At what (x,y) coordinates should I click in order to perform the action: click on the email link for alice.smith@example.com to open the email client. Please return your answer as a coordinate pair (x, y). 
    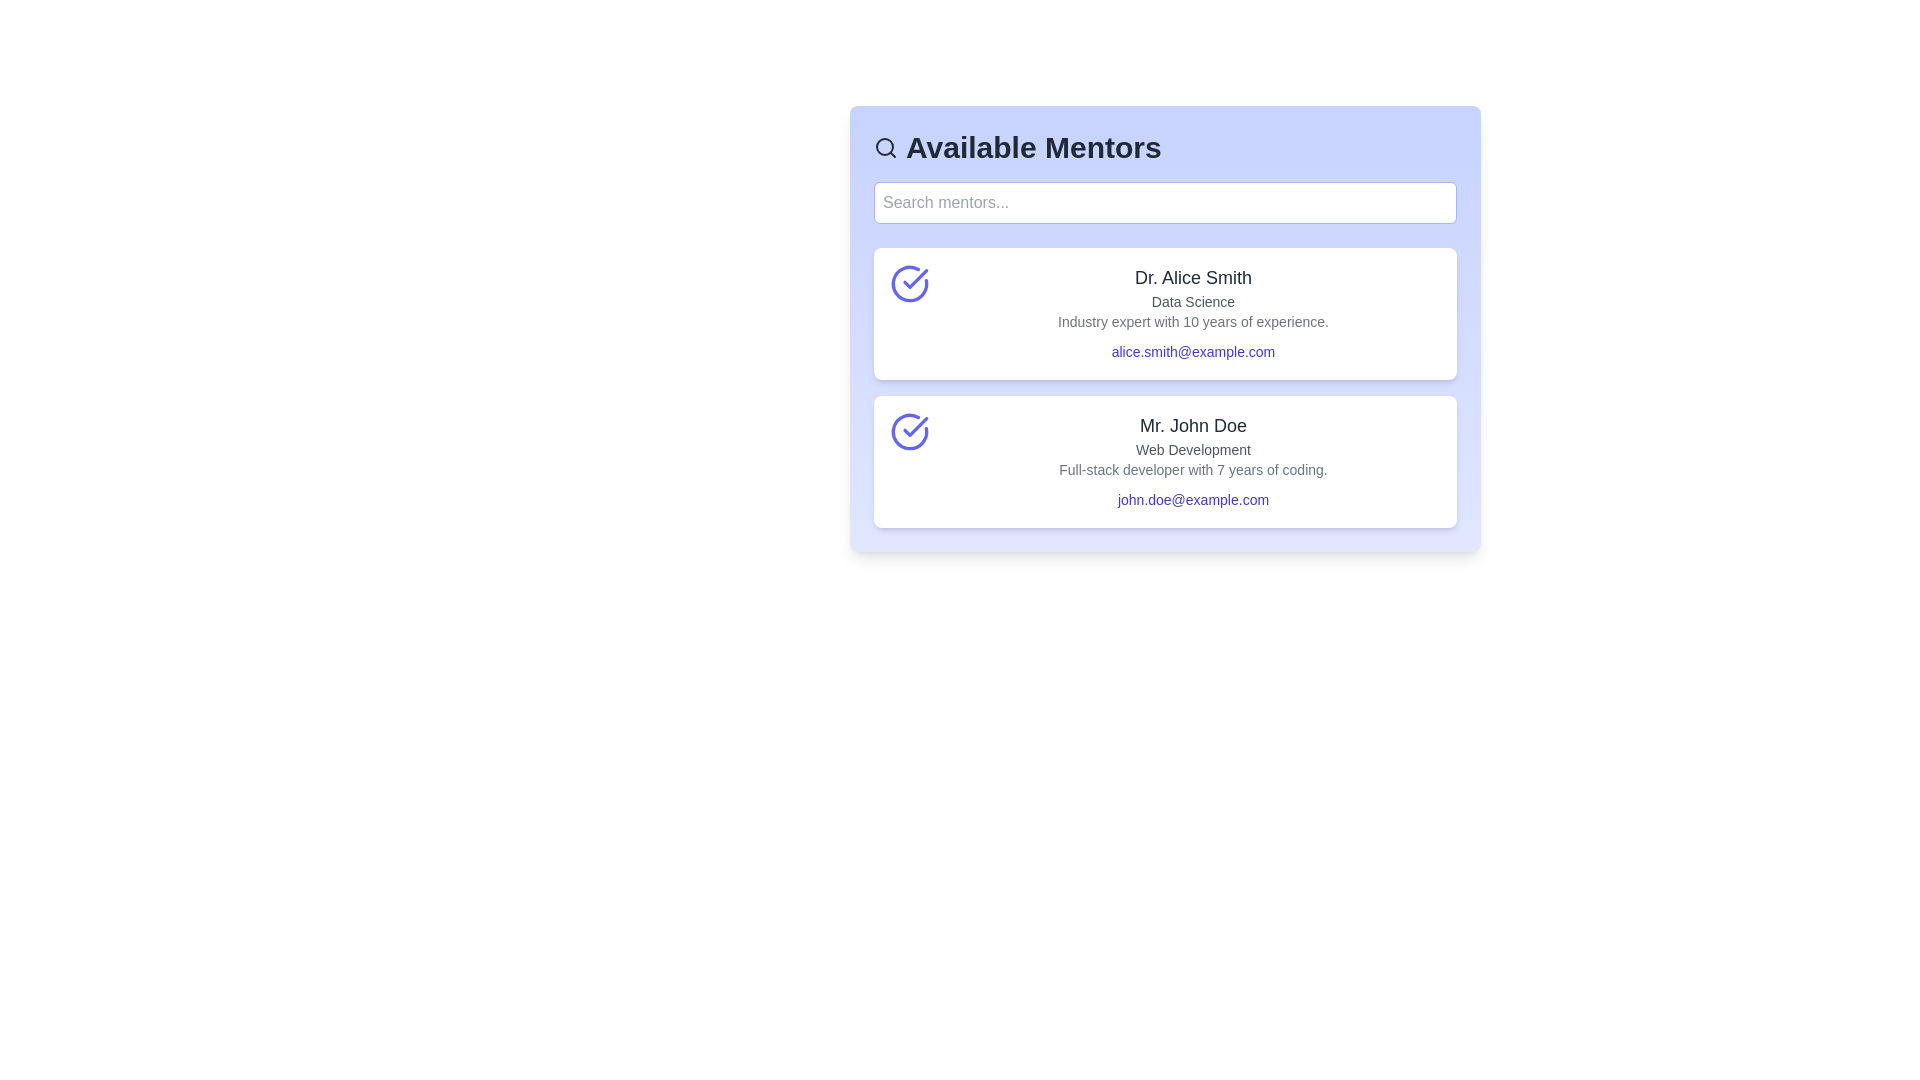
    Looking at the image, I should click on (1193, 350).